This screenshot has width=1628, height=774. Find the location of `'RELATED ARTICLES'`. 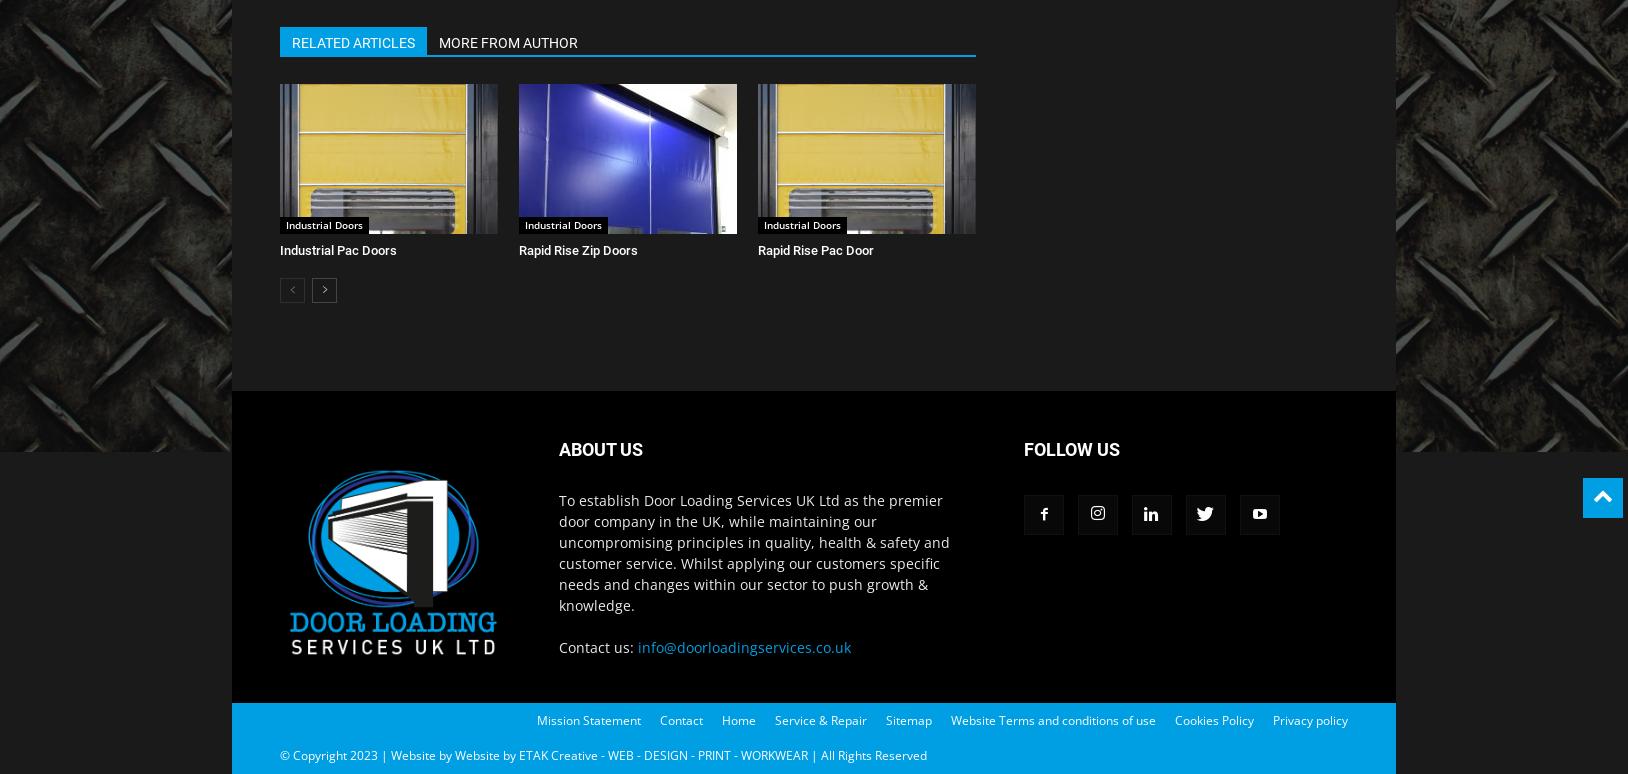

'RELATED ARTICLES' is located at coordinates (353, 42).